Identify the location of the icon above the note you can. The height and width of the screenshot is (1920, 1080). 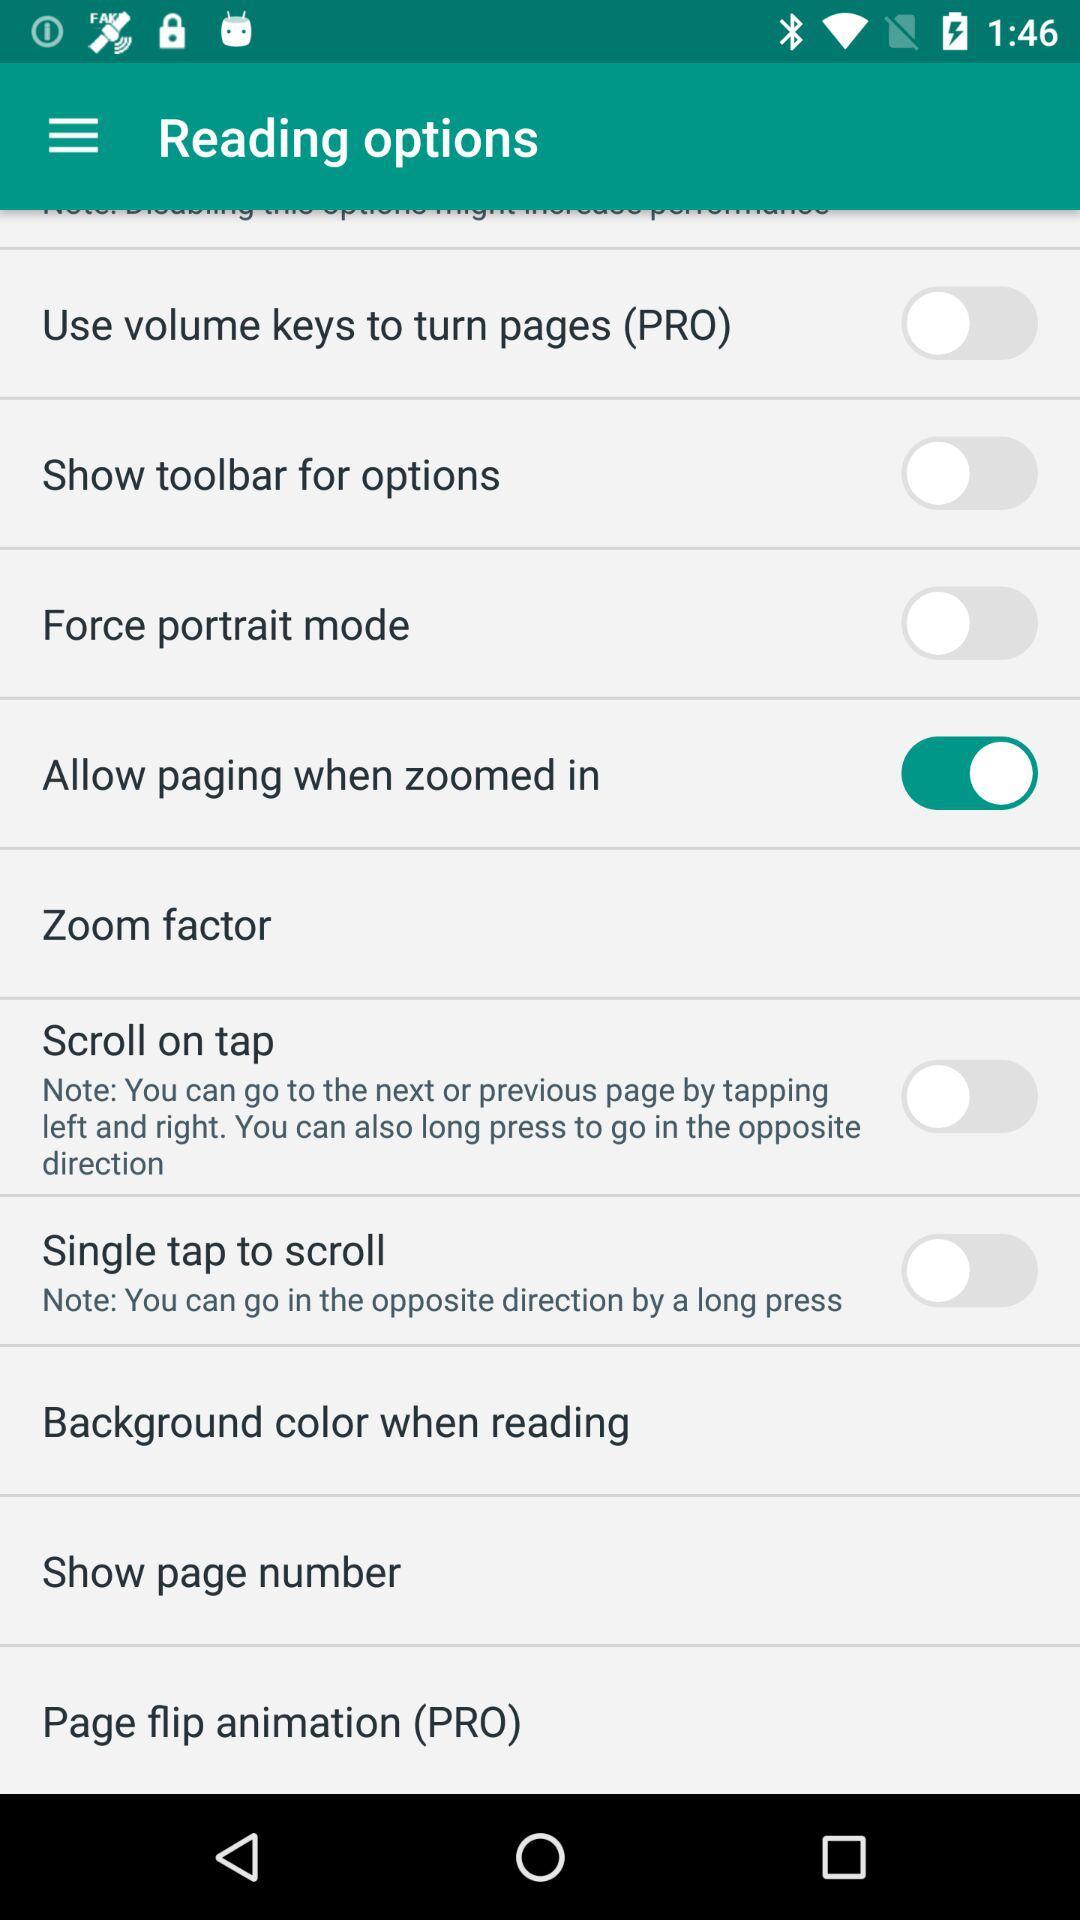
(214, 1247).